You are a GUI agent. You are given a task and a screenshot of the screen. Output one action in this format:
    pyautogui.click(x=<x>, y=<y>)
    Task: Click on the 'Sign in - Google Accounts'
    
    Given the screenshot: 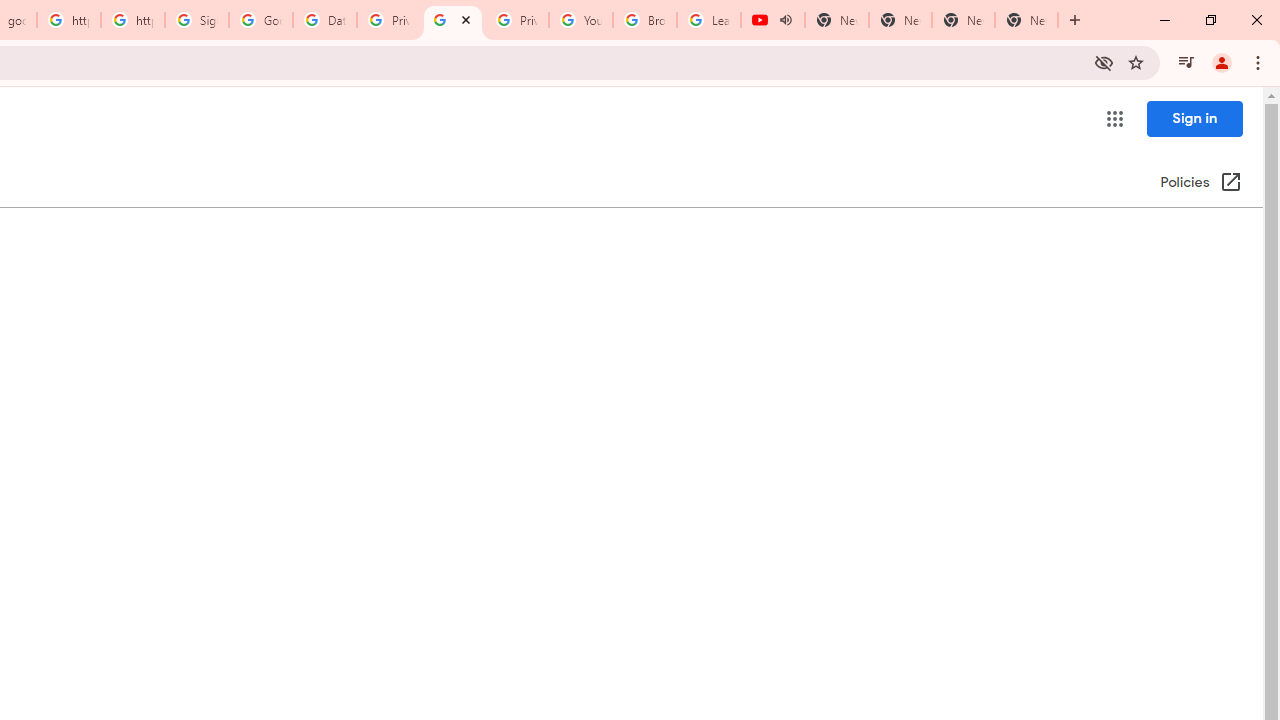 What is the action you would take?
    pyautogui.click(x=197, y=20)
    